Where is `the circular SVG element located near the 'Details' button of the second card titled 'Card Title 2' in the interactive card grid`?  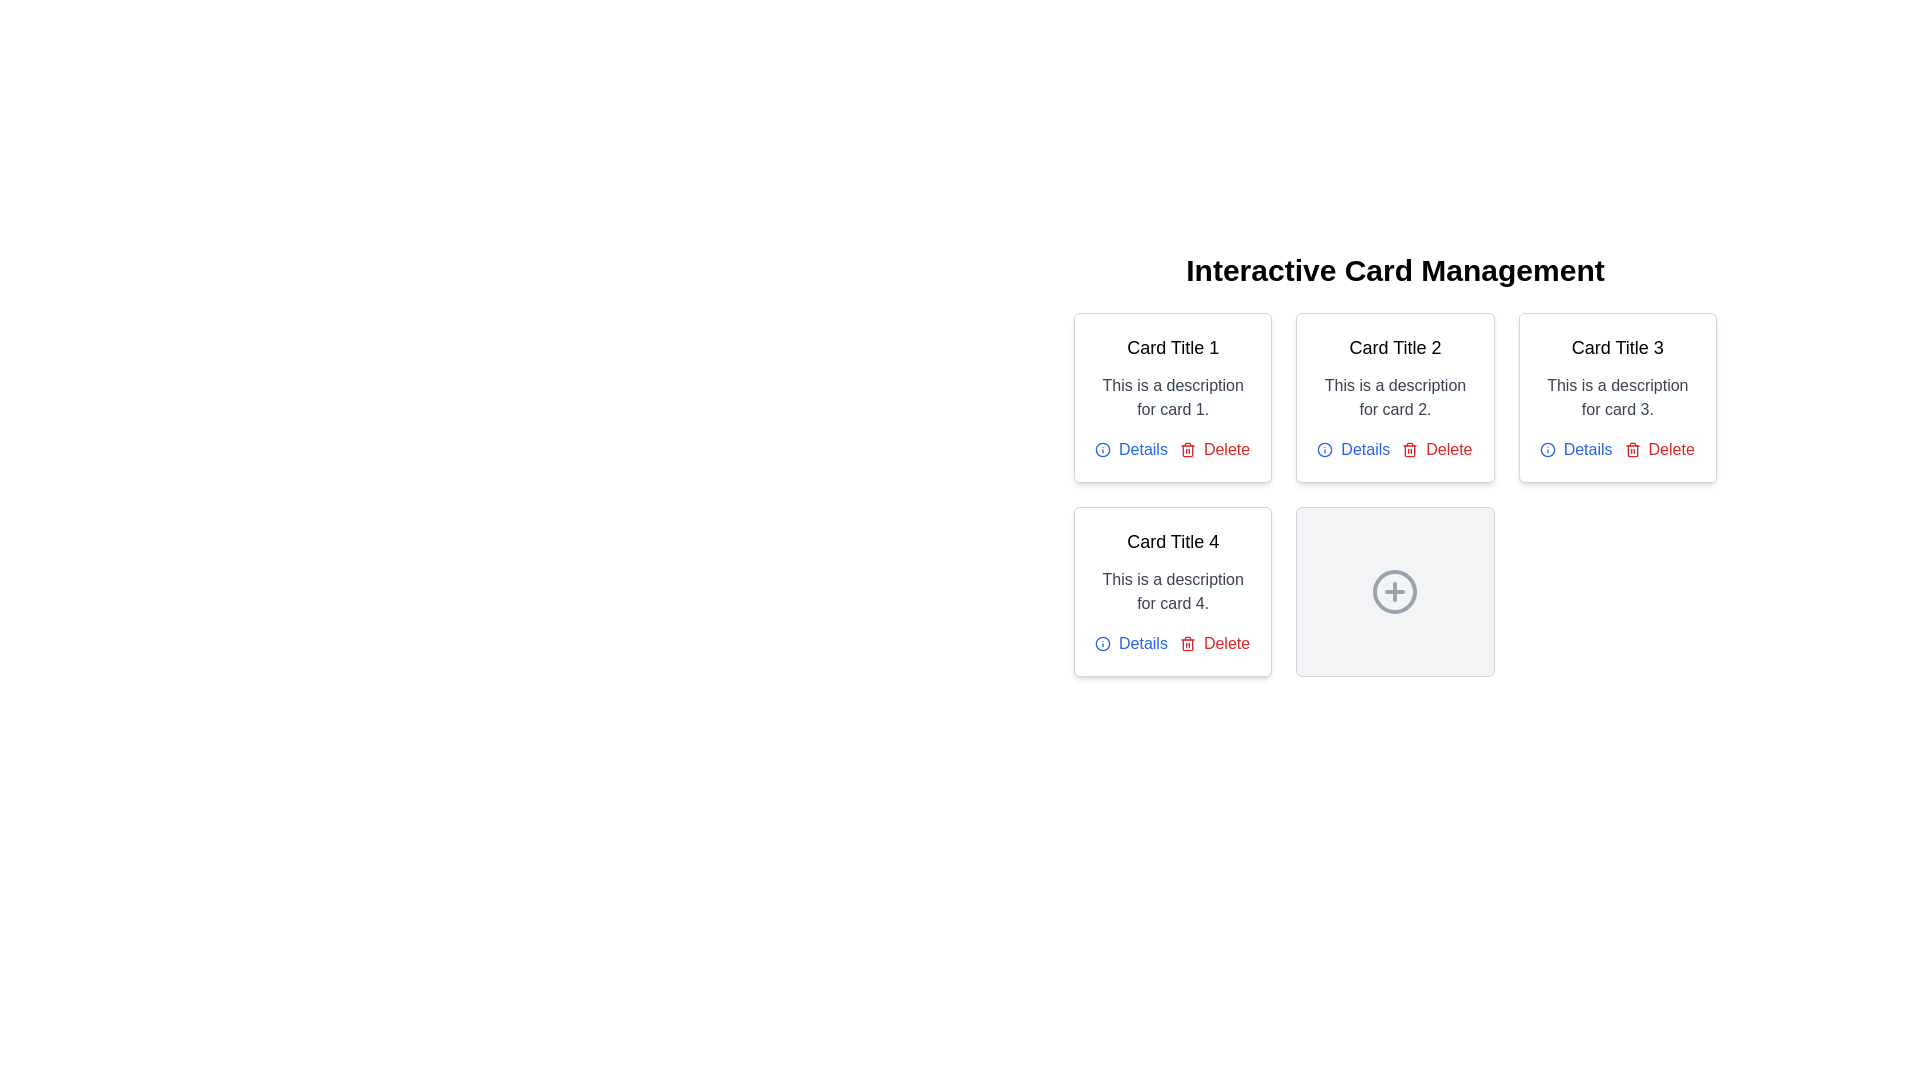 the circular SVG element located near the 'Details' button of the second card titled 'Card Title 2' in the interactive card grid is located at coordinates (1325, 450).